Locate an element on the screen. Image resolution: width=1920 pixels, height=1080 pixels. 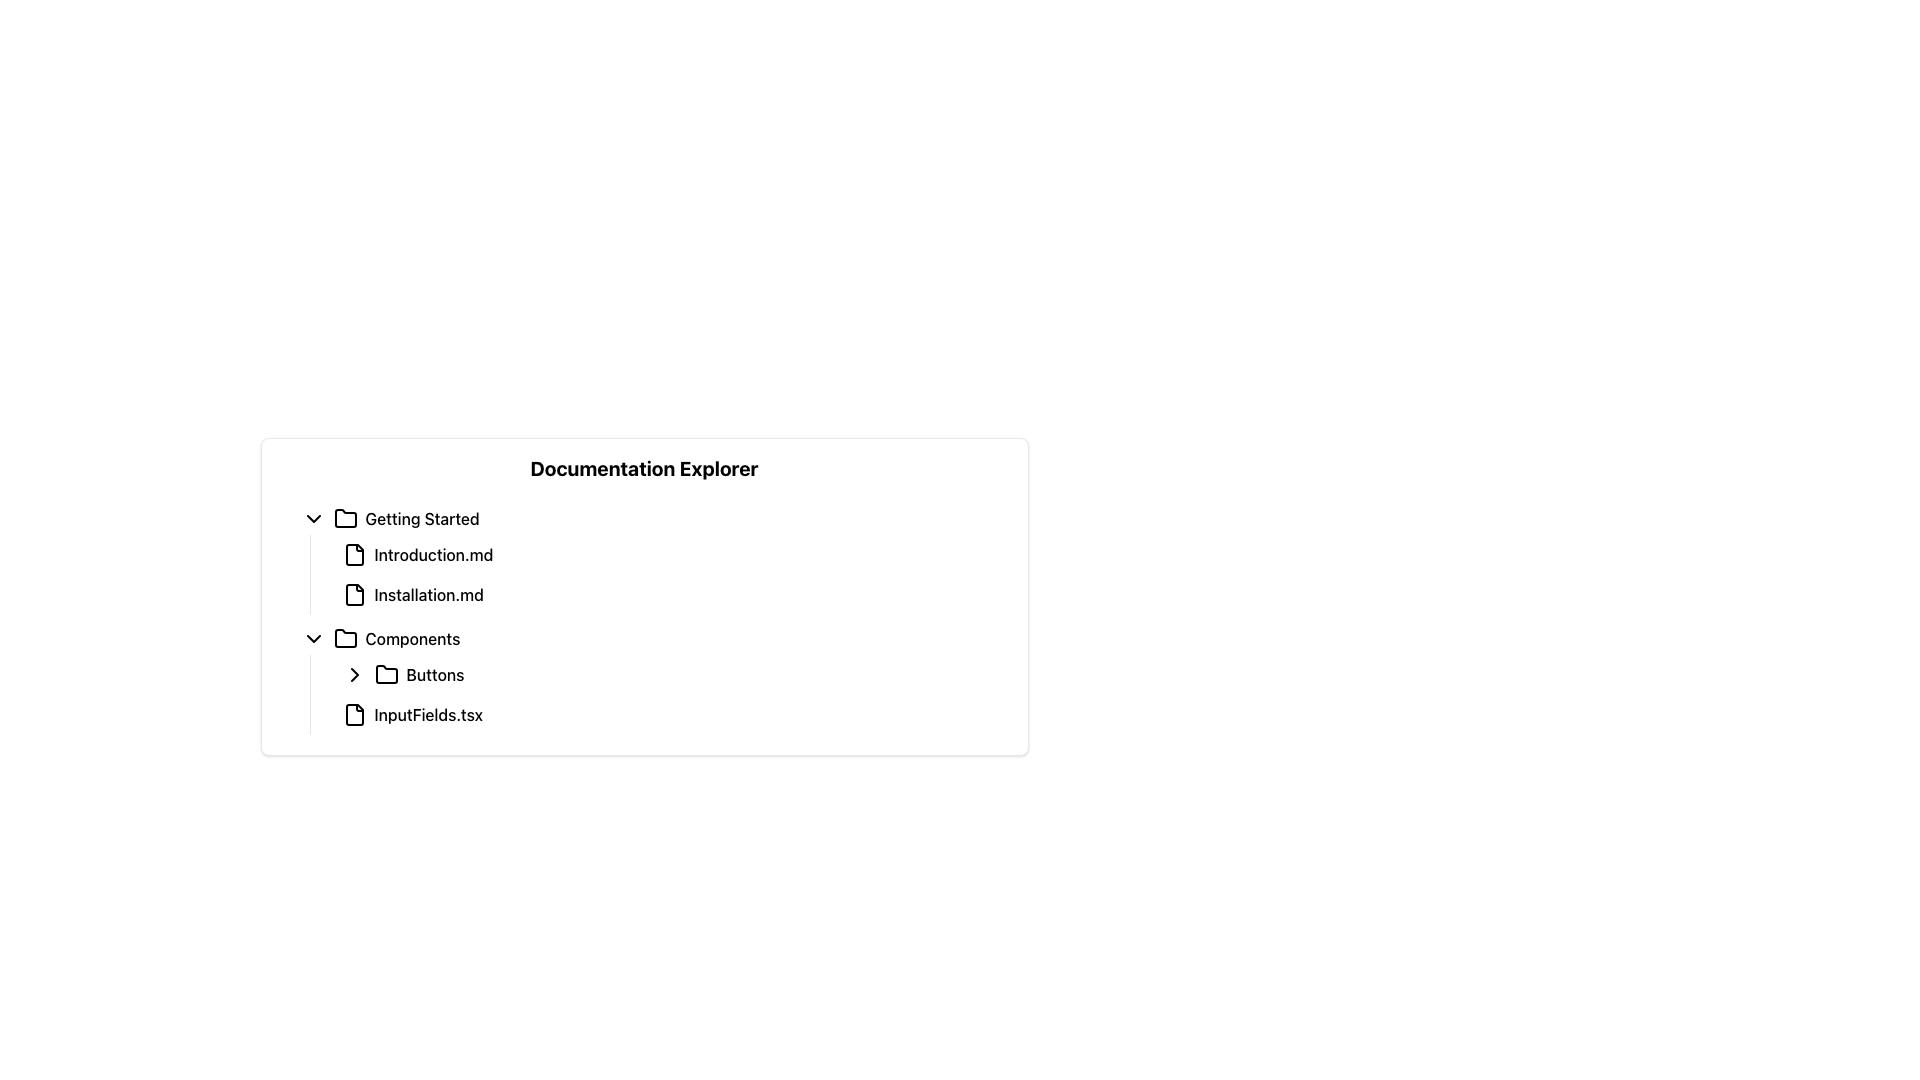
the downward-pointing chevron icon that indicates collapsibility, located to the left of the text 'Components' is located at coordinates (312, 639).